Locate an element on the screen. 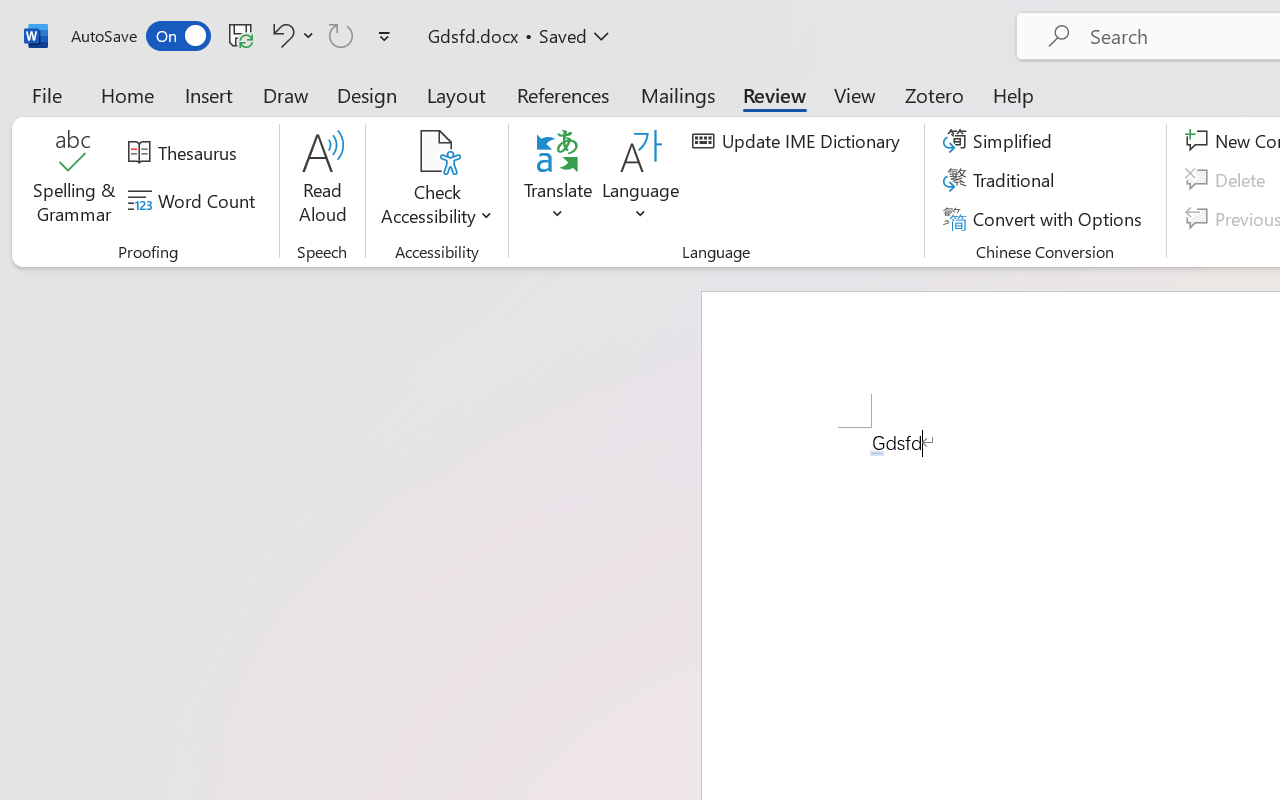 This screenshot has width=1280, height=800. 'Can' is located at coordinates (341, 34).